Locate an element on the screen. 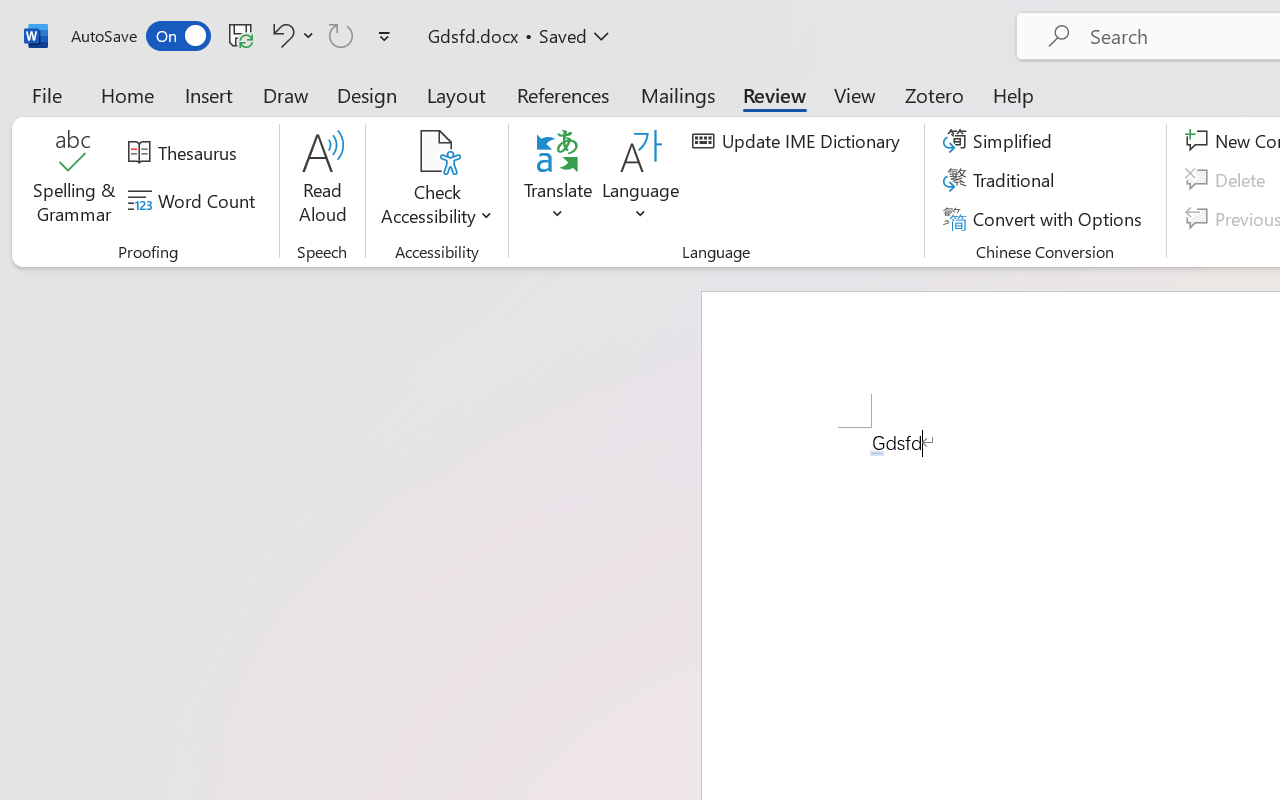 This screenshot has width=1280, height=800. 'Can' is located at coordinates (341, 34).